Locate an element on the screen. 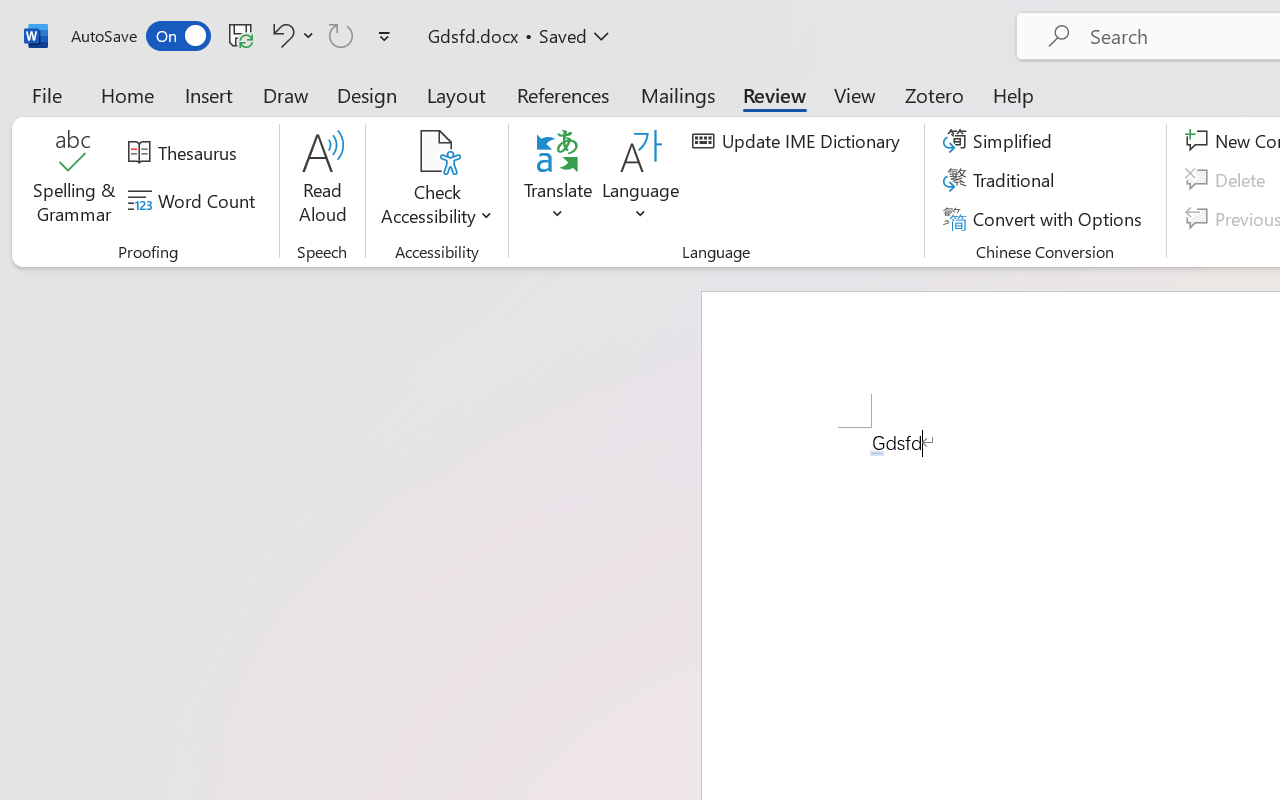 This screenshot has width=1280, height=800. 'Can' is located at coordinates (341, 34).